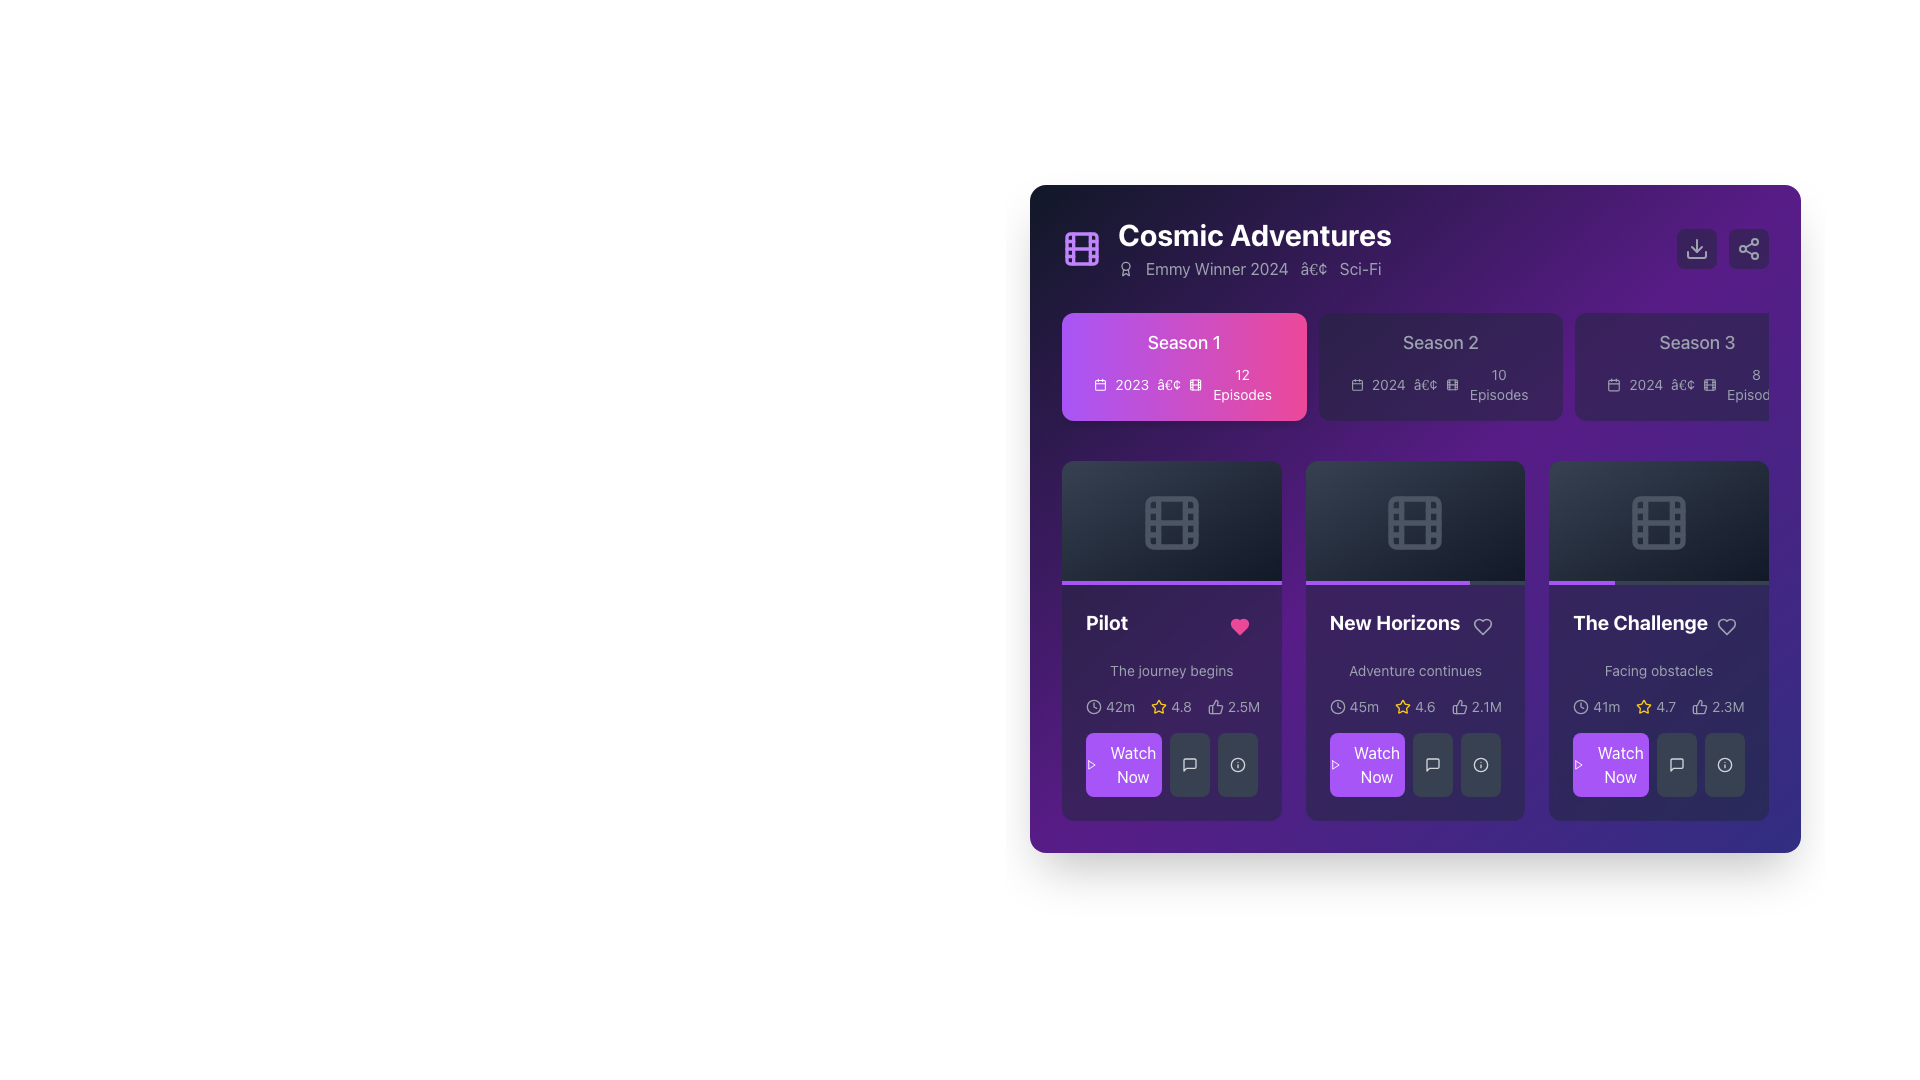 The image size is (1920, 1080). Describe the element at coordinates (1171, 521) in the screenshot. I see `the film or video icon located in the first card of the first row under the 'Season 1' tab, above the 'Pilot' episode details` at that location.